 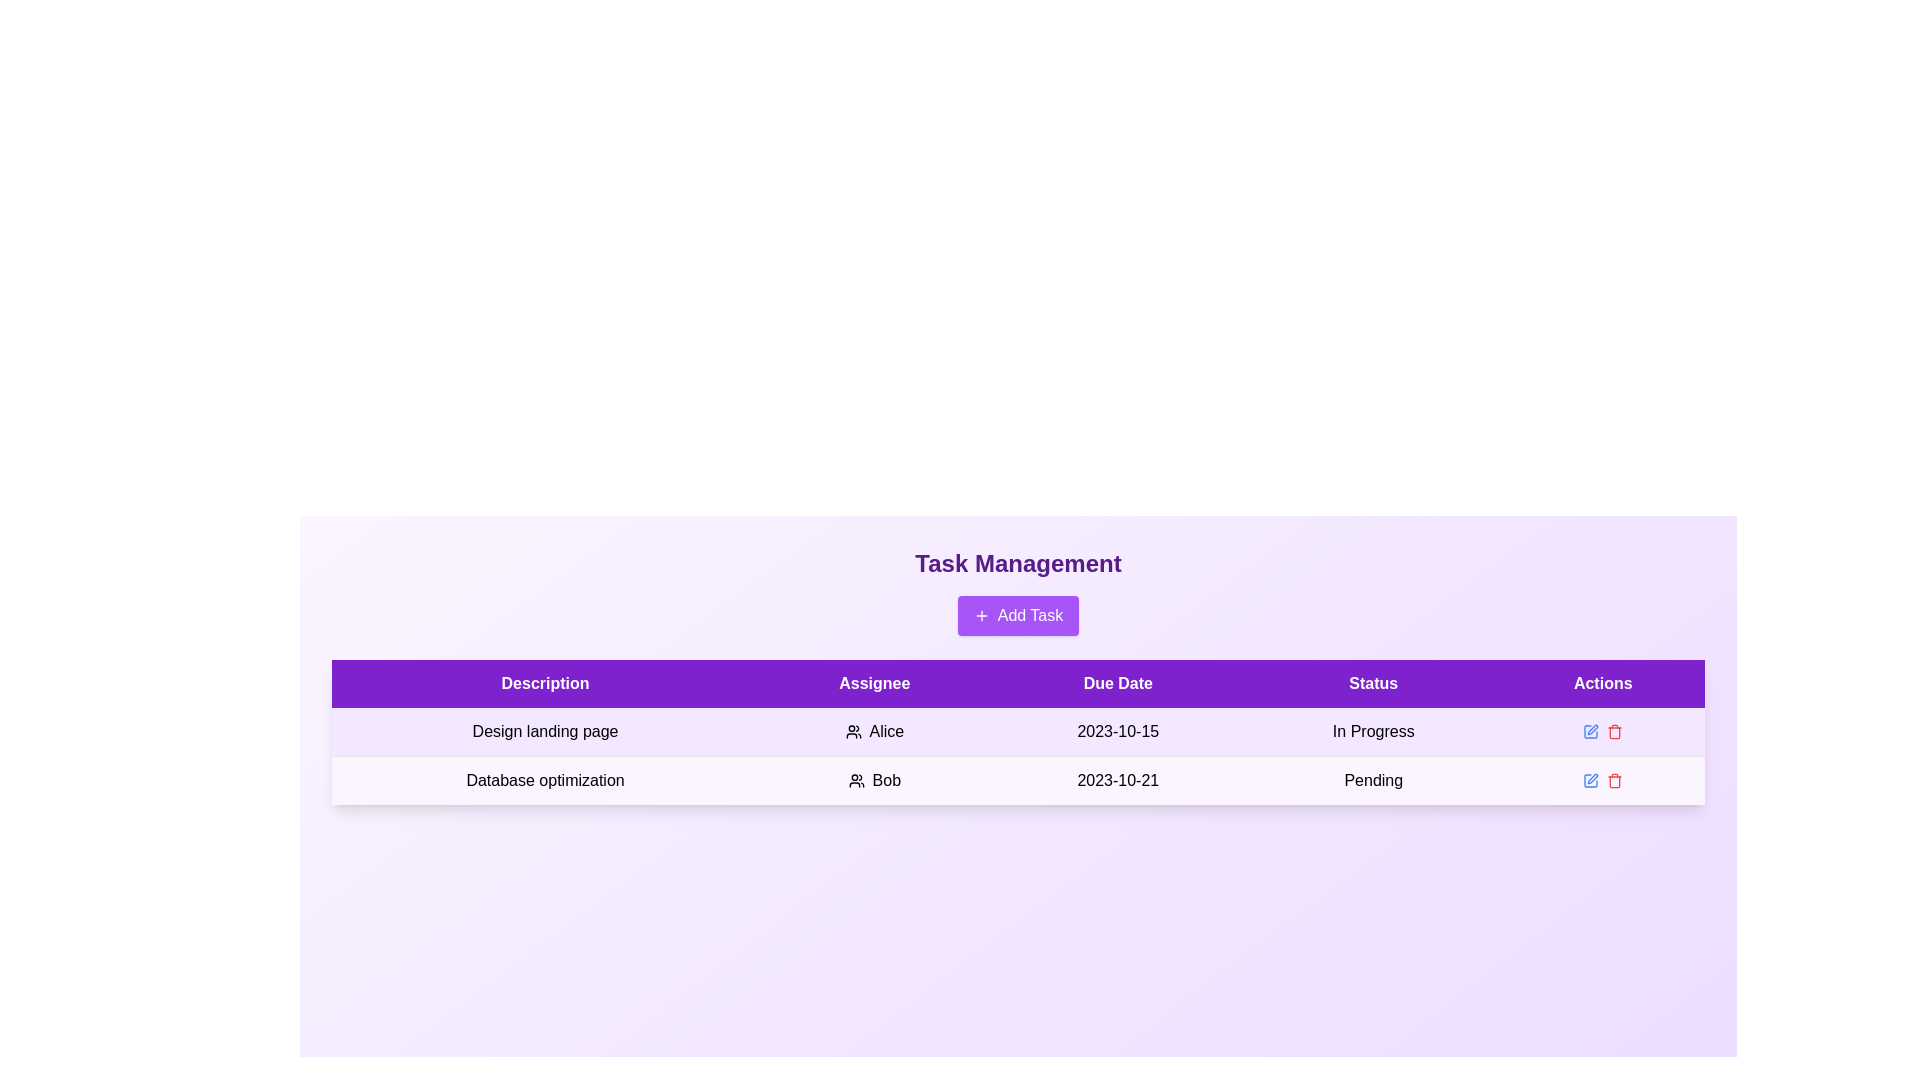 I want to click on the 'Assignee' header text label in the task management table, which is the second column header located between 'Description' and 'Due Date', so click(x=874, y=682).